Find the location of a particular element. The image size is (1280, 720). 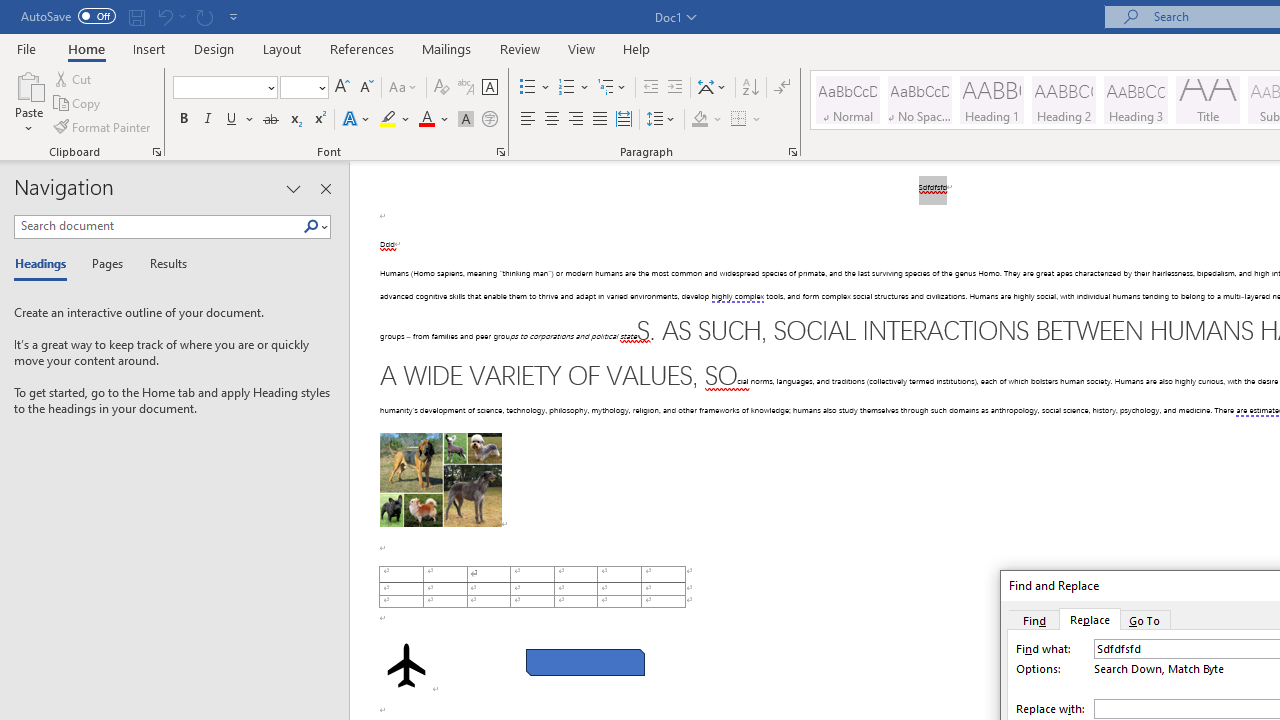

'Superscript' is located at coordinates (318, 119).